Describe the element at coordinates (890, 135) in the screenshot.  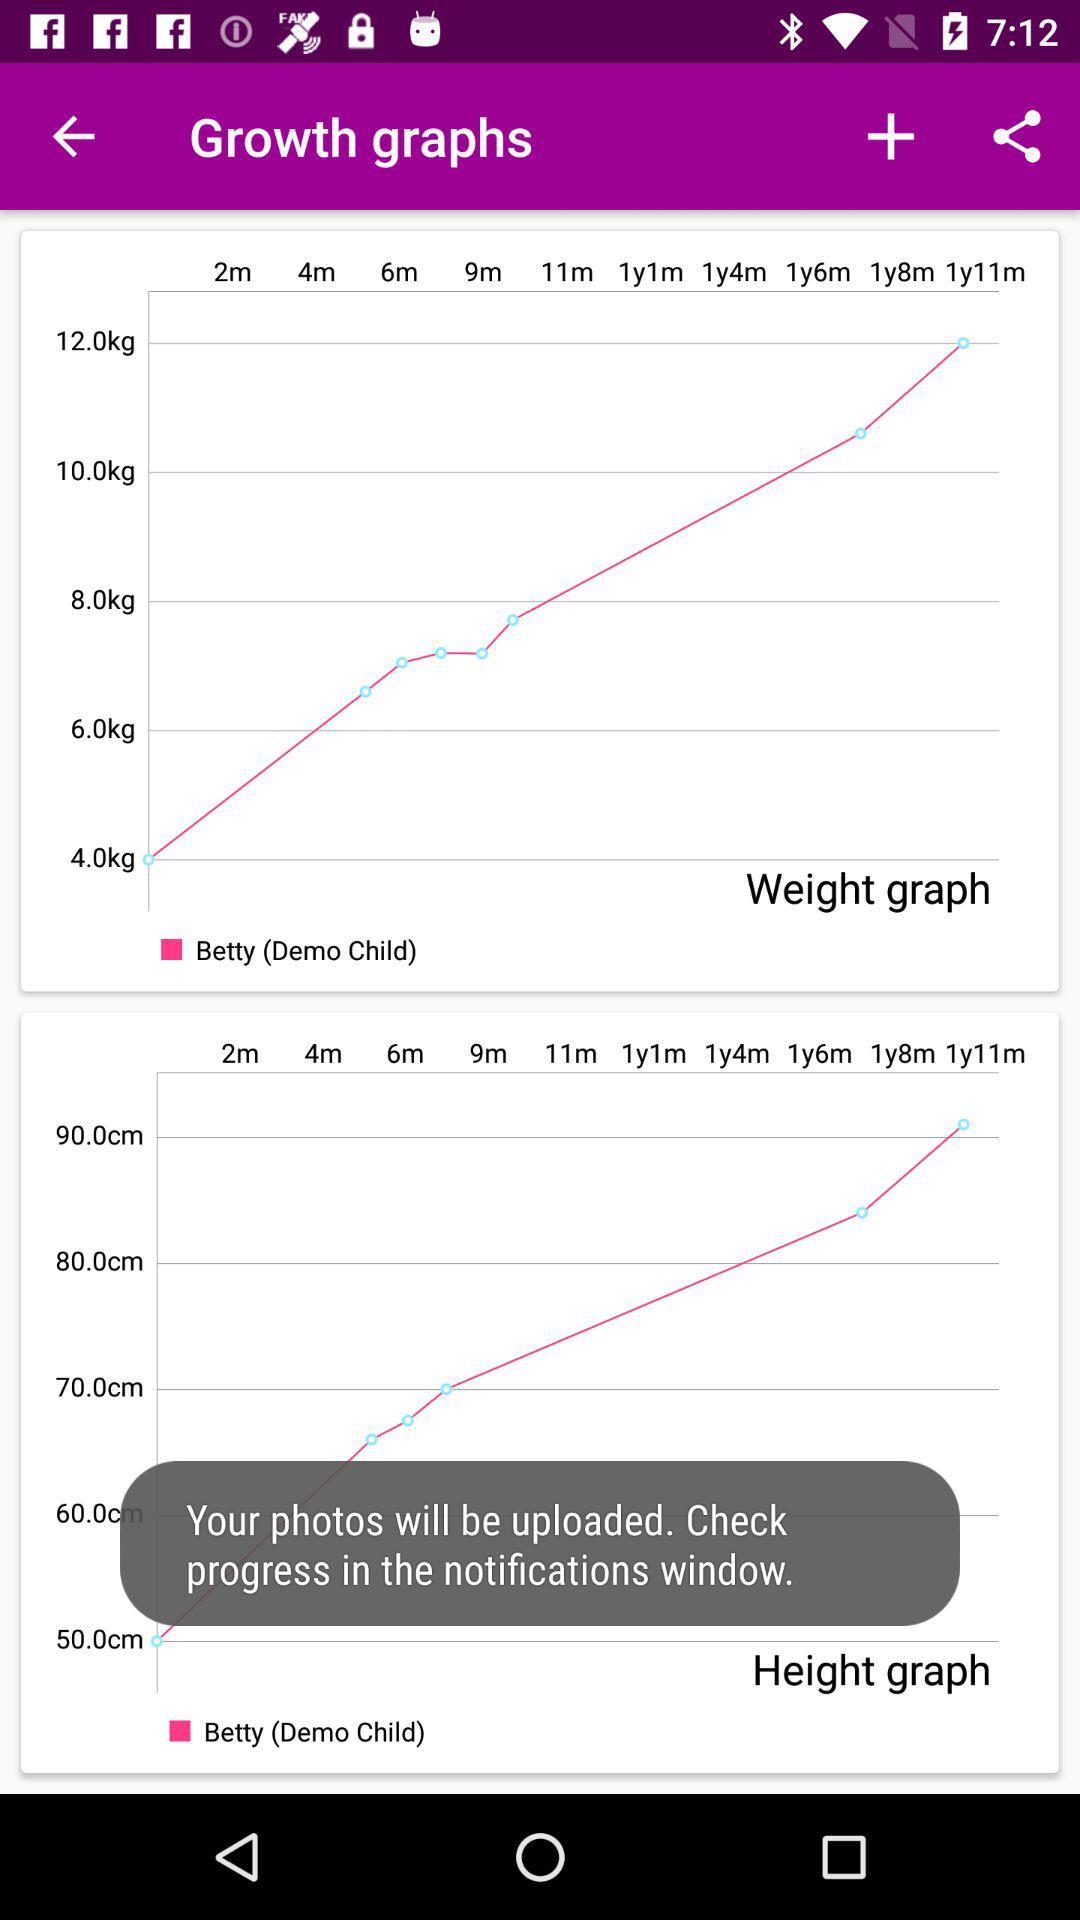
I see `the item to the right of the growth graphs` at that location.